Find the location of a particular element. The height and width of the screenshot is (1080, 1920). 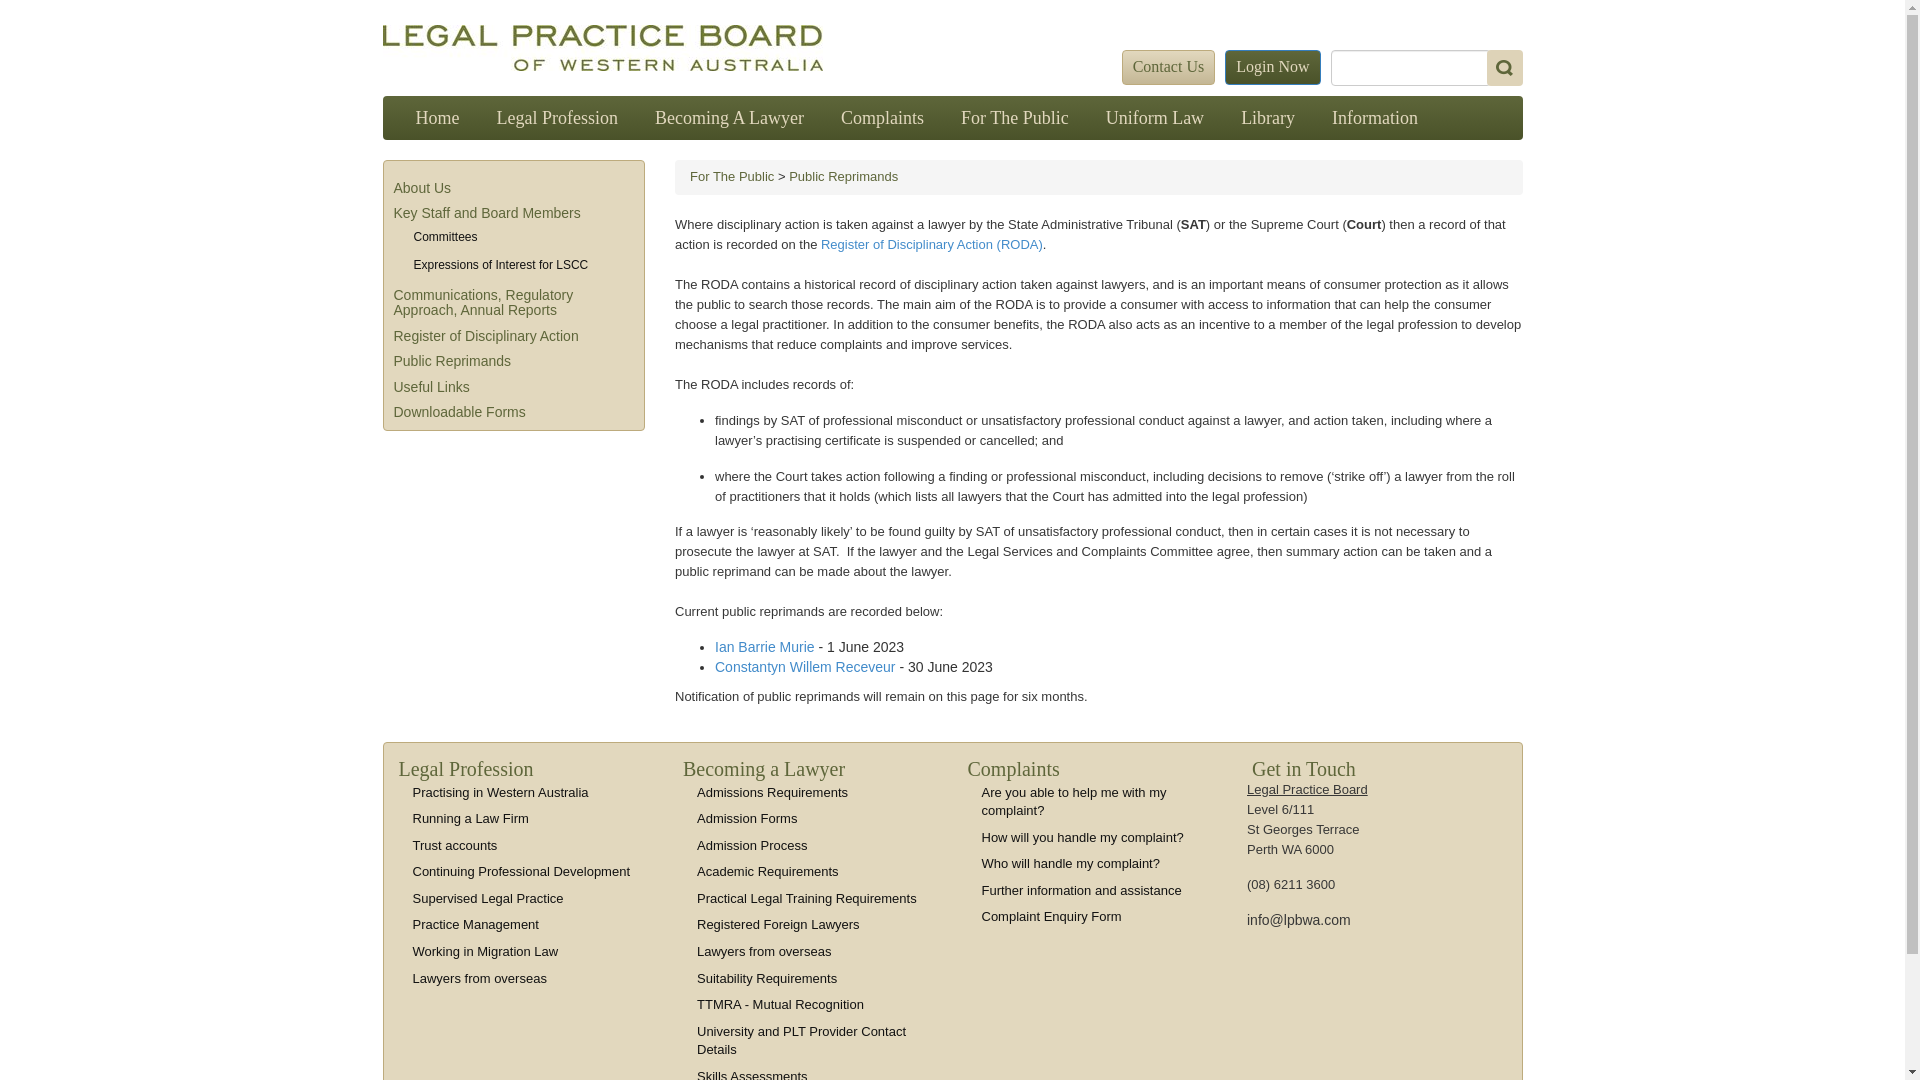

'Register of Disciplinary Action (RODA)' is located at coordinates (930, 243).